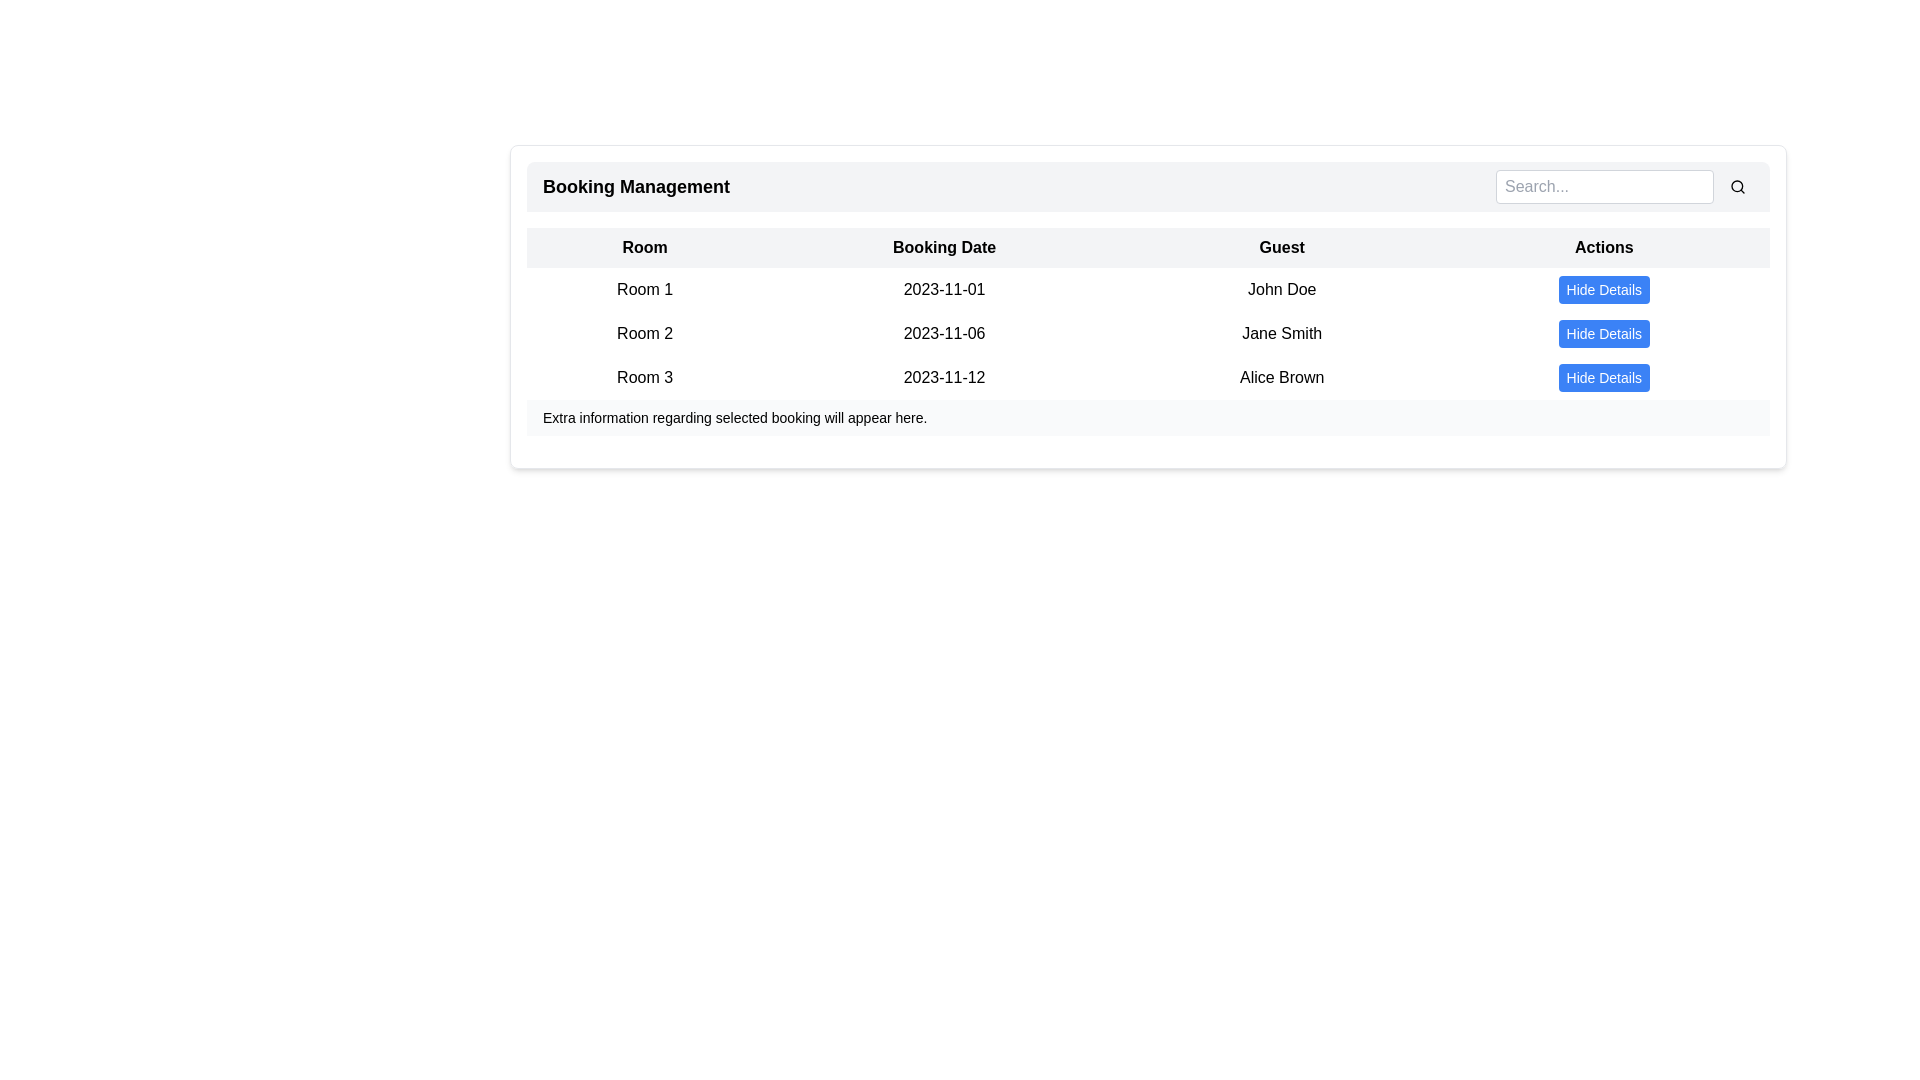  What do you see at coordinates (943, 289) in the screenshot?
I see `the static text element that displays the booking date, located in the 'Booking Date' column of the table, adjacent to 'Room 1' and 'John Doe'` at bounding box center [943, 289].